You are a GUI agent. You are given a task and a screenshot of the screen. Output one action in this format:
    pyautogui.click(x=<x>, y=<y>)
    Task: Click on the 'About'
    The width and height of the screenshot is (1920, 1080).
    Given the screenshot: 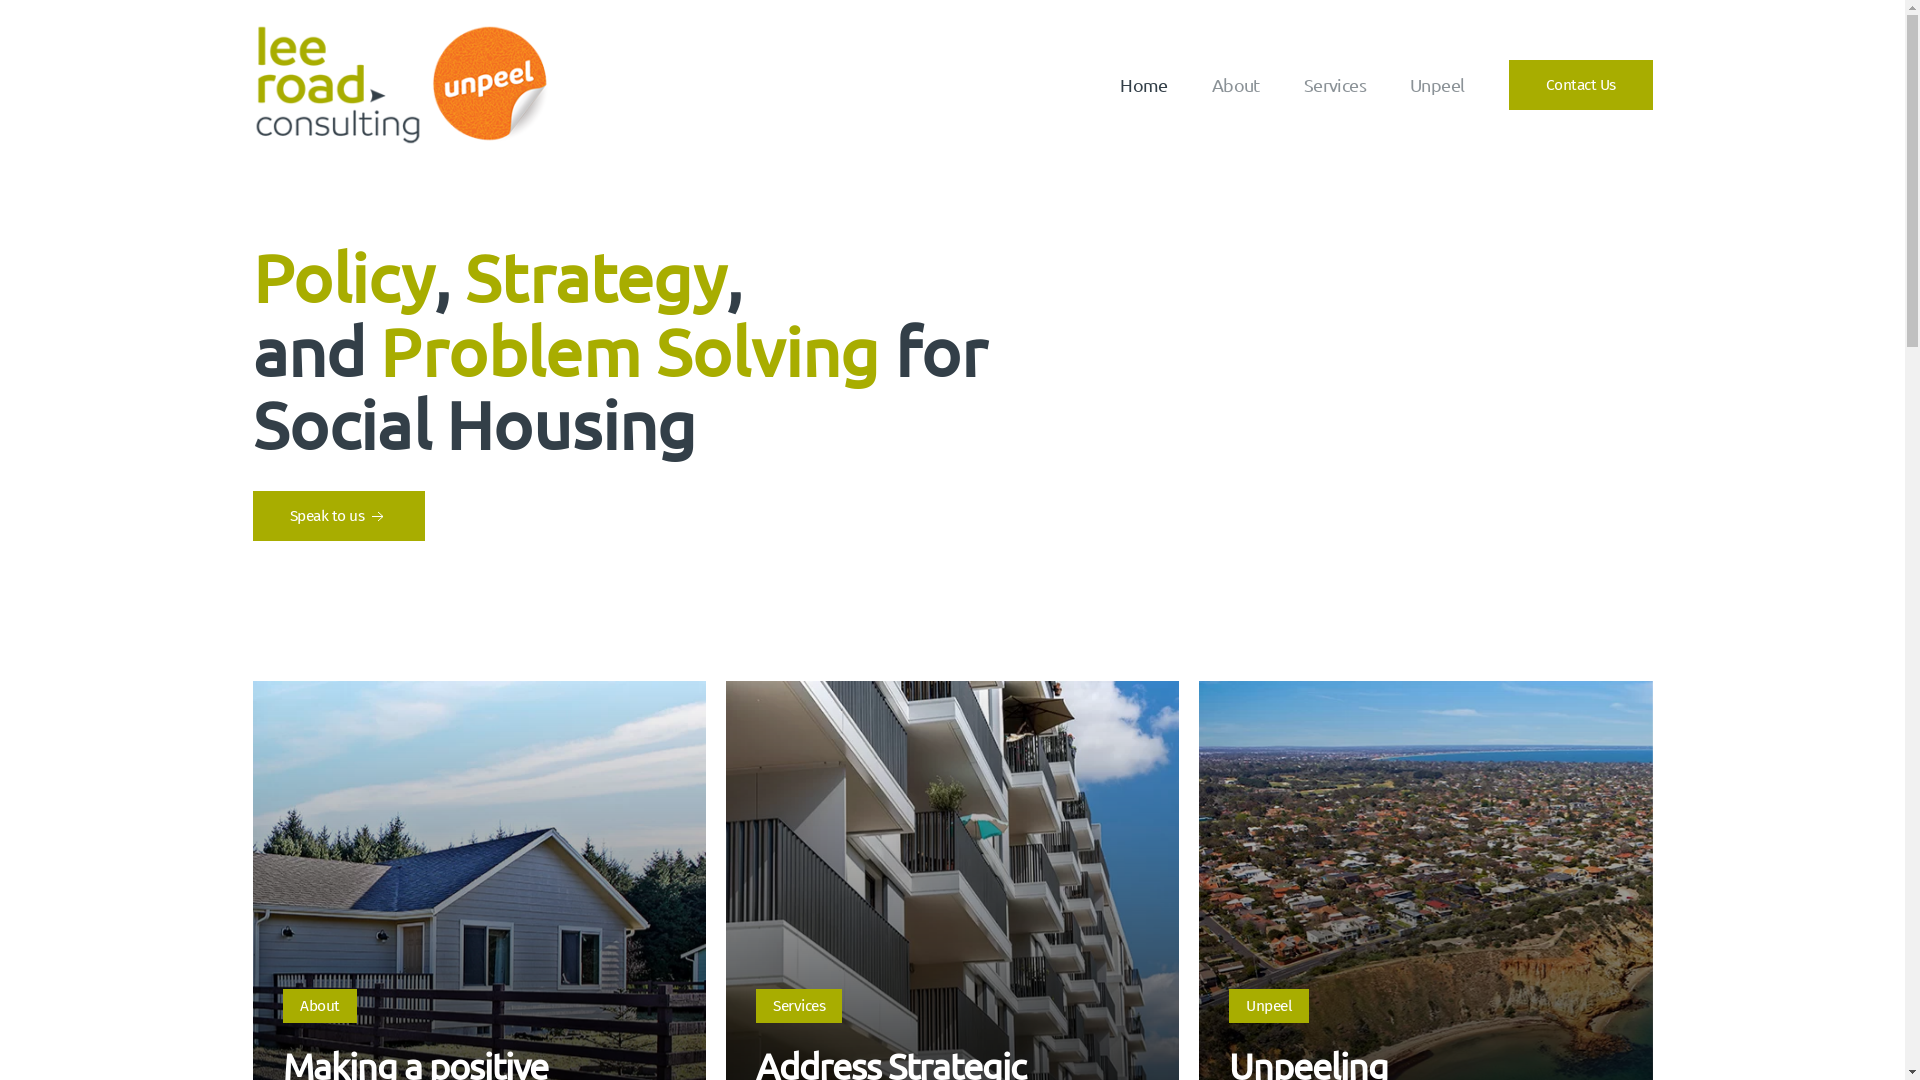 What is the action you would take?
    pyautogui.click(x=320, y=1006)
    